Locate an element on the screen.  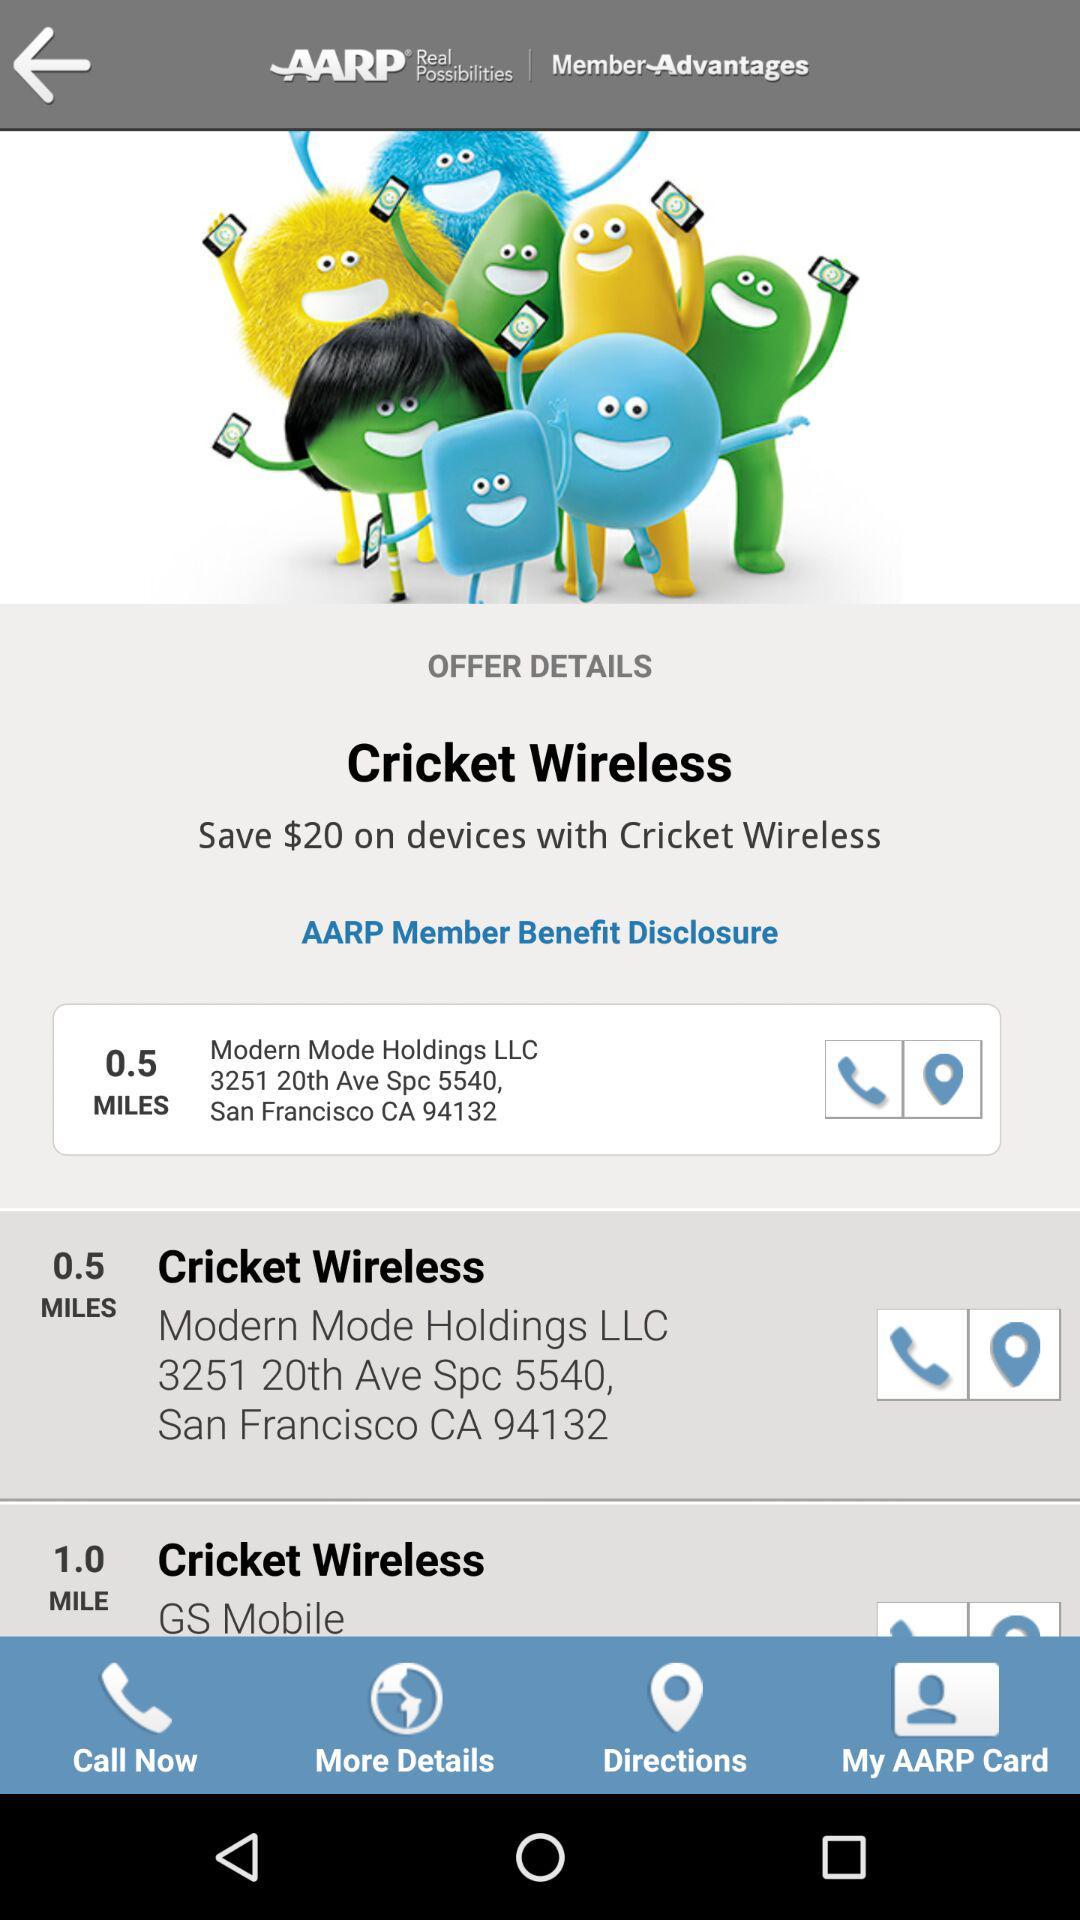
the item below the save 20 on item is located at coordinates (540, 930).